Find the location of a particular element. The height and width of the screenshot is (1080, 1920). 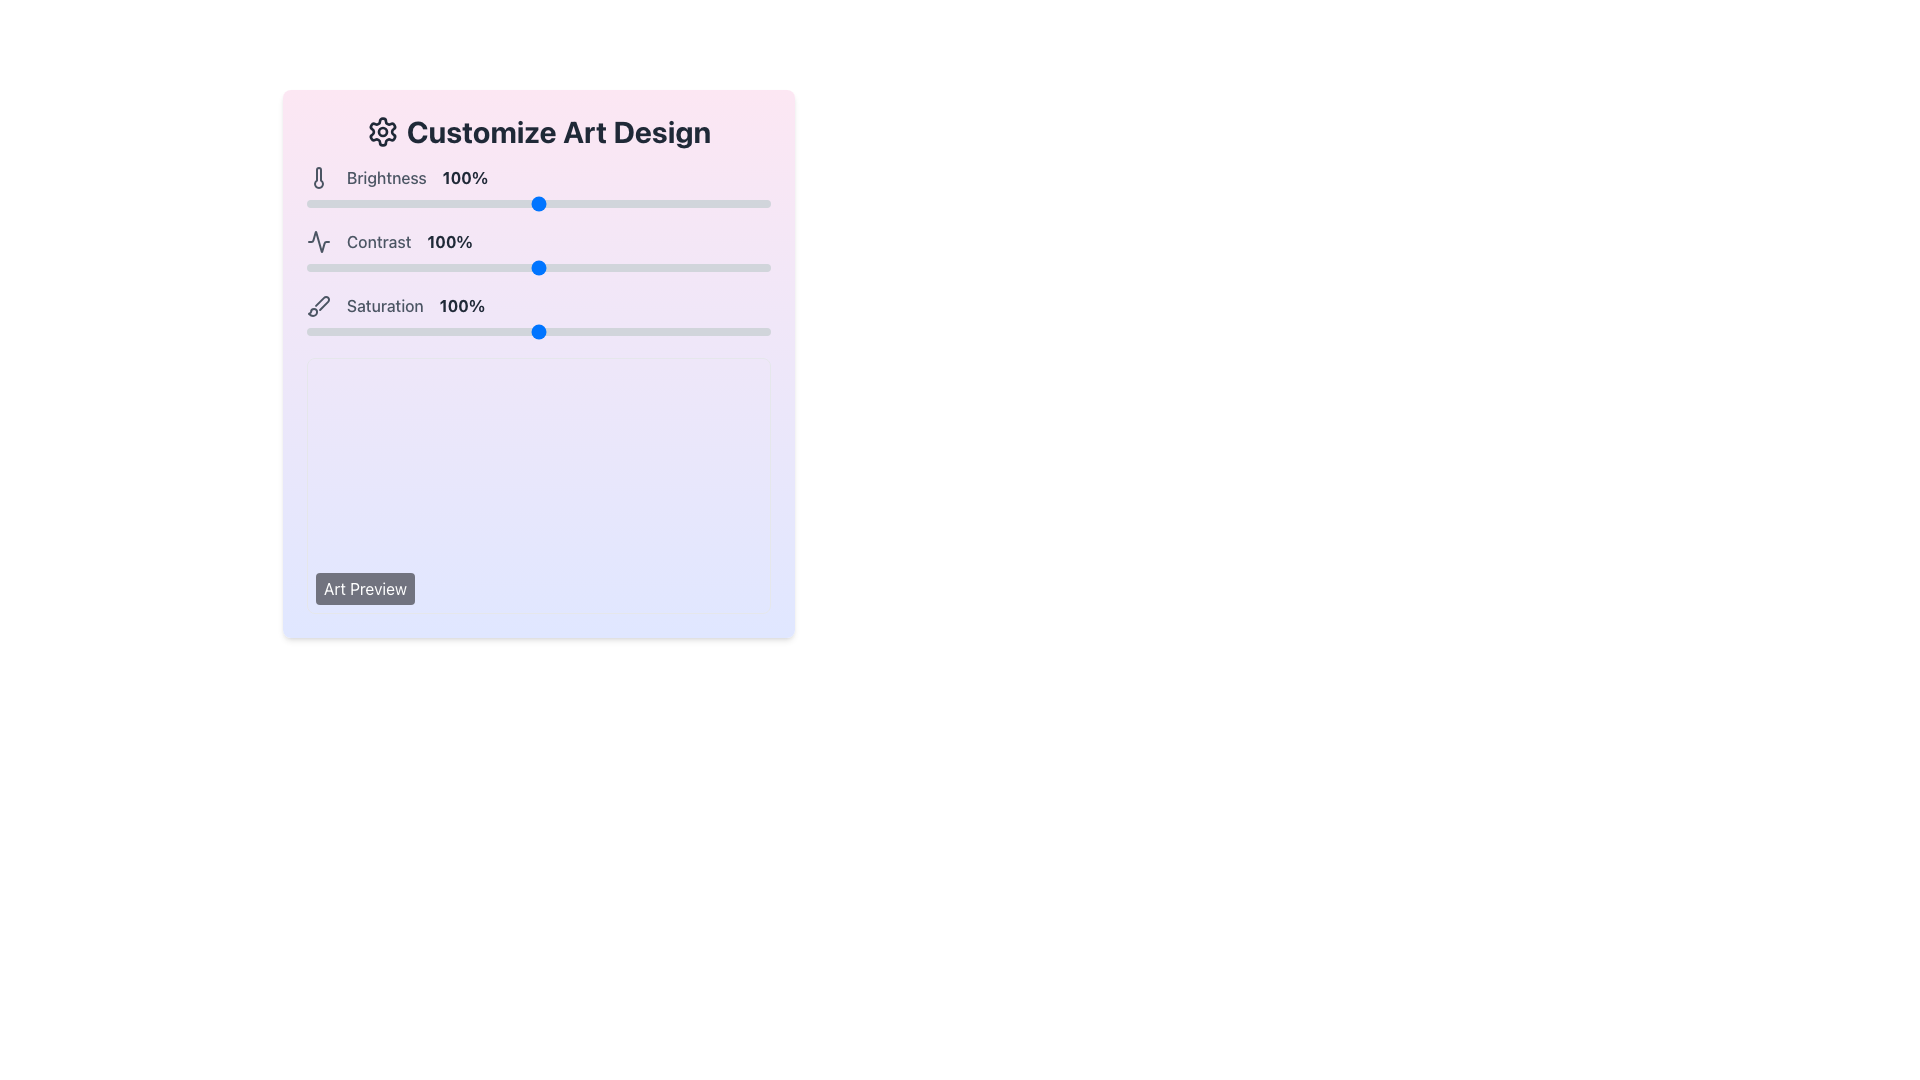

the saturation is located at coordinates (652, 330).